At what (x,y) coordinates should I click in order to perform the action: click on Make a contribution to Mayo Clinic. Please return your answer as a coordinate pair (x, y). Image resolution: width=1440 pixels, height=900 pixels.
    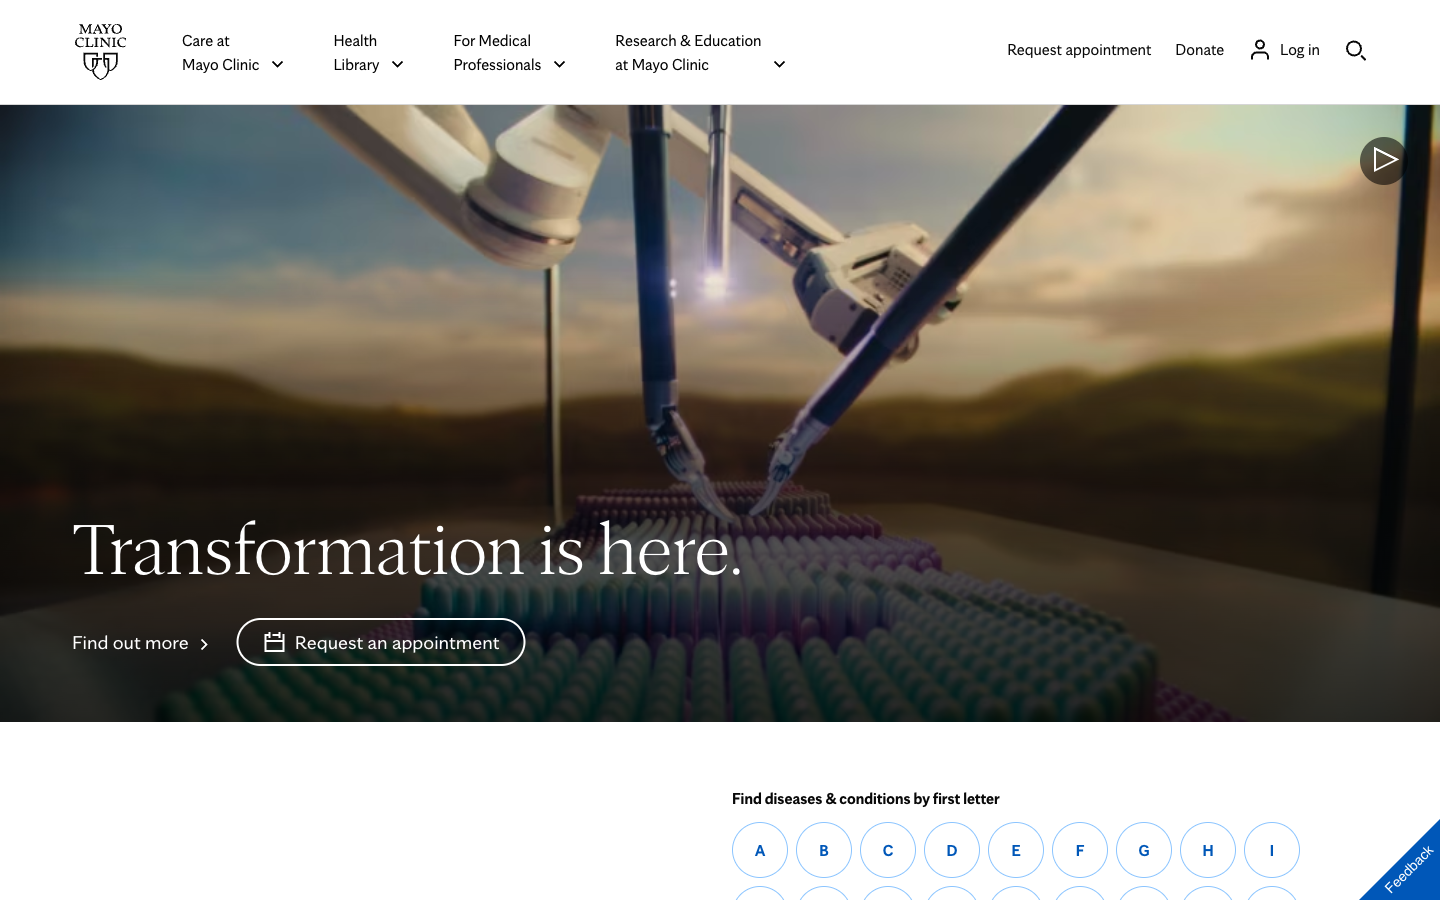
    Looking at the image, I should click on (1199, 47).